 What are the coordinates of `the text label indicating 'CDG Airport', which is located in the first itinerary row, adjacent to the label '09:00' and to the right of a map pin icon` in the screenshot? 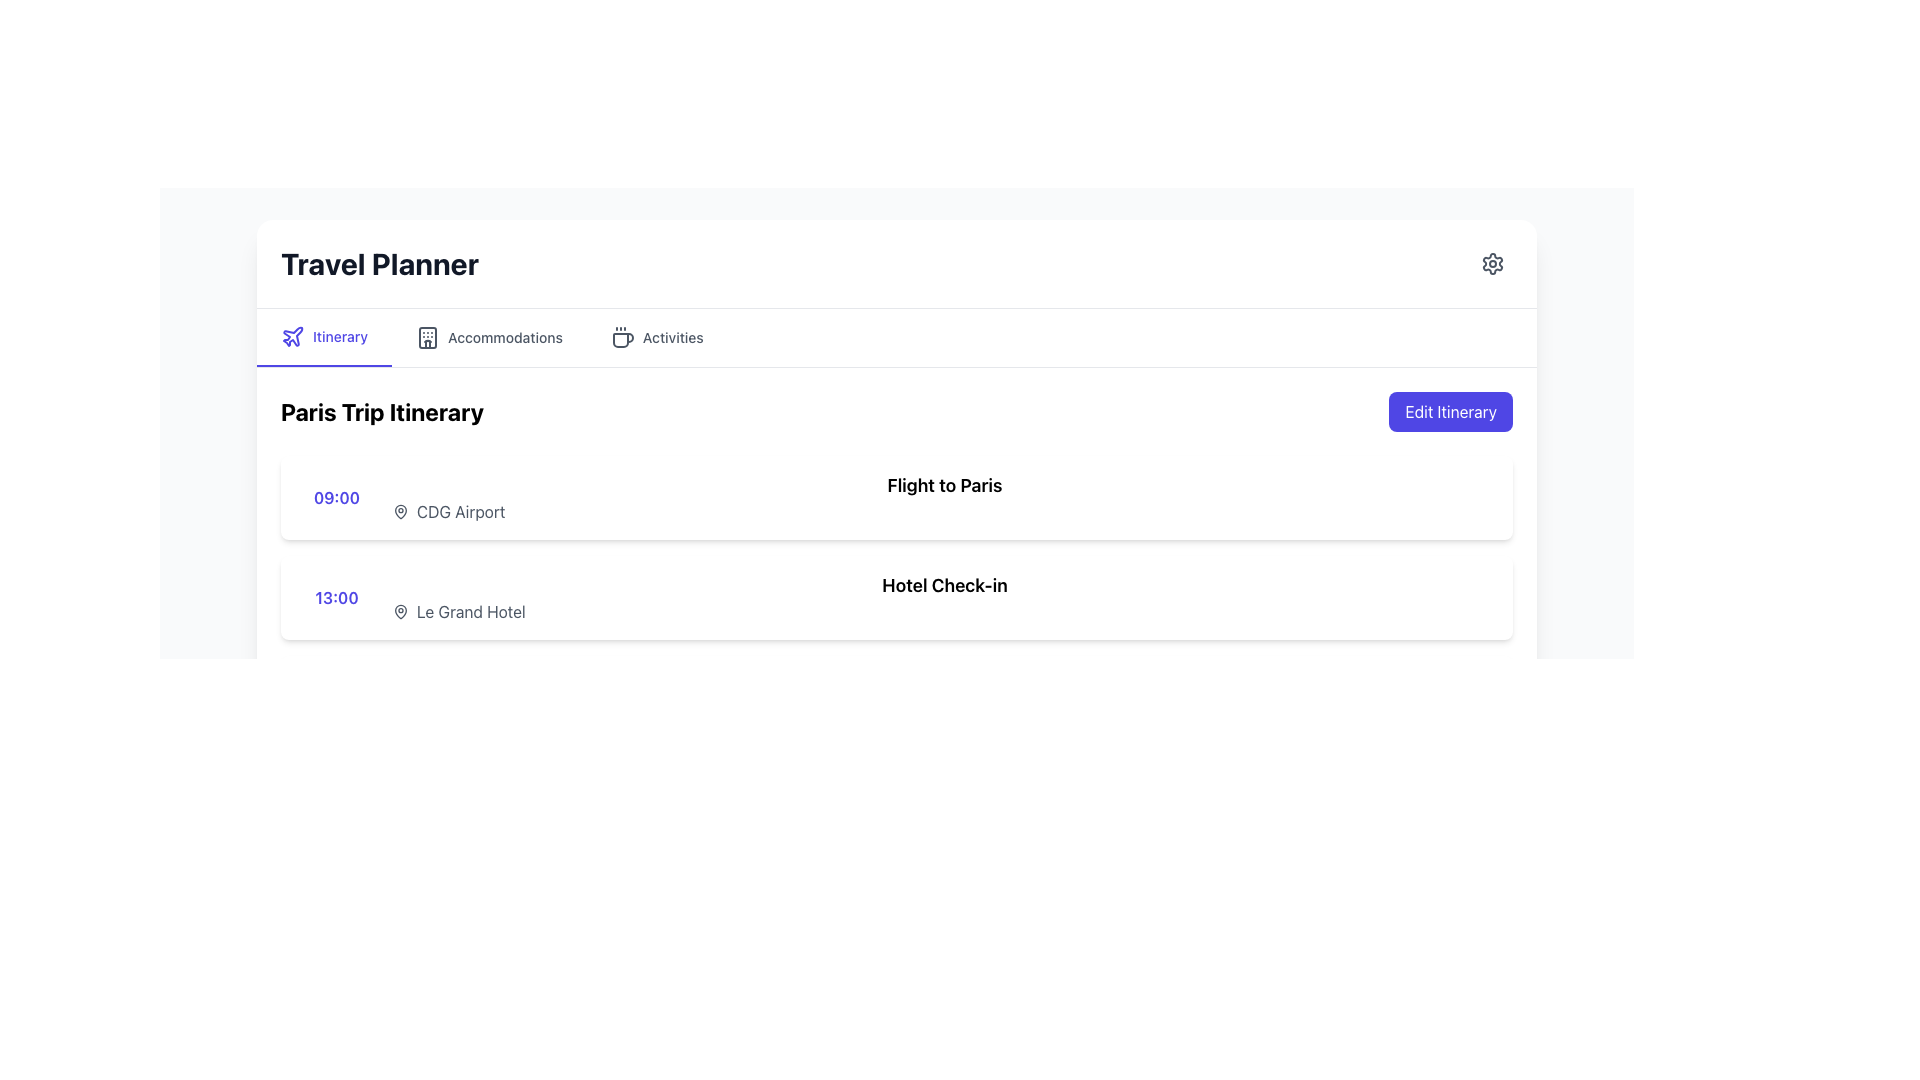 It's located at (460, 511).